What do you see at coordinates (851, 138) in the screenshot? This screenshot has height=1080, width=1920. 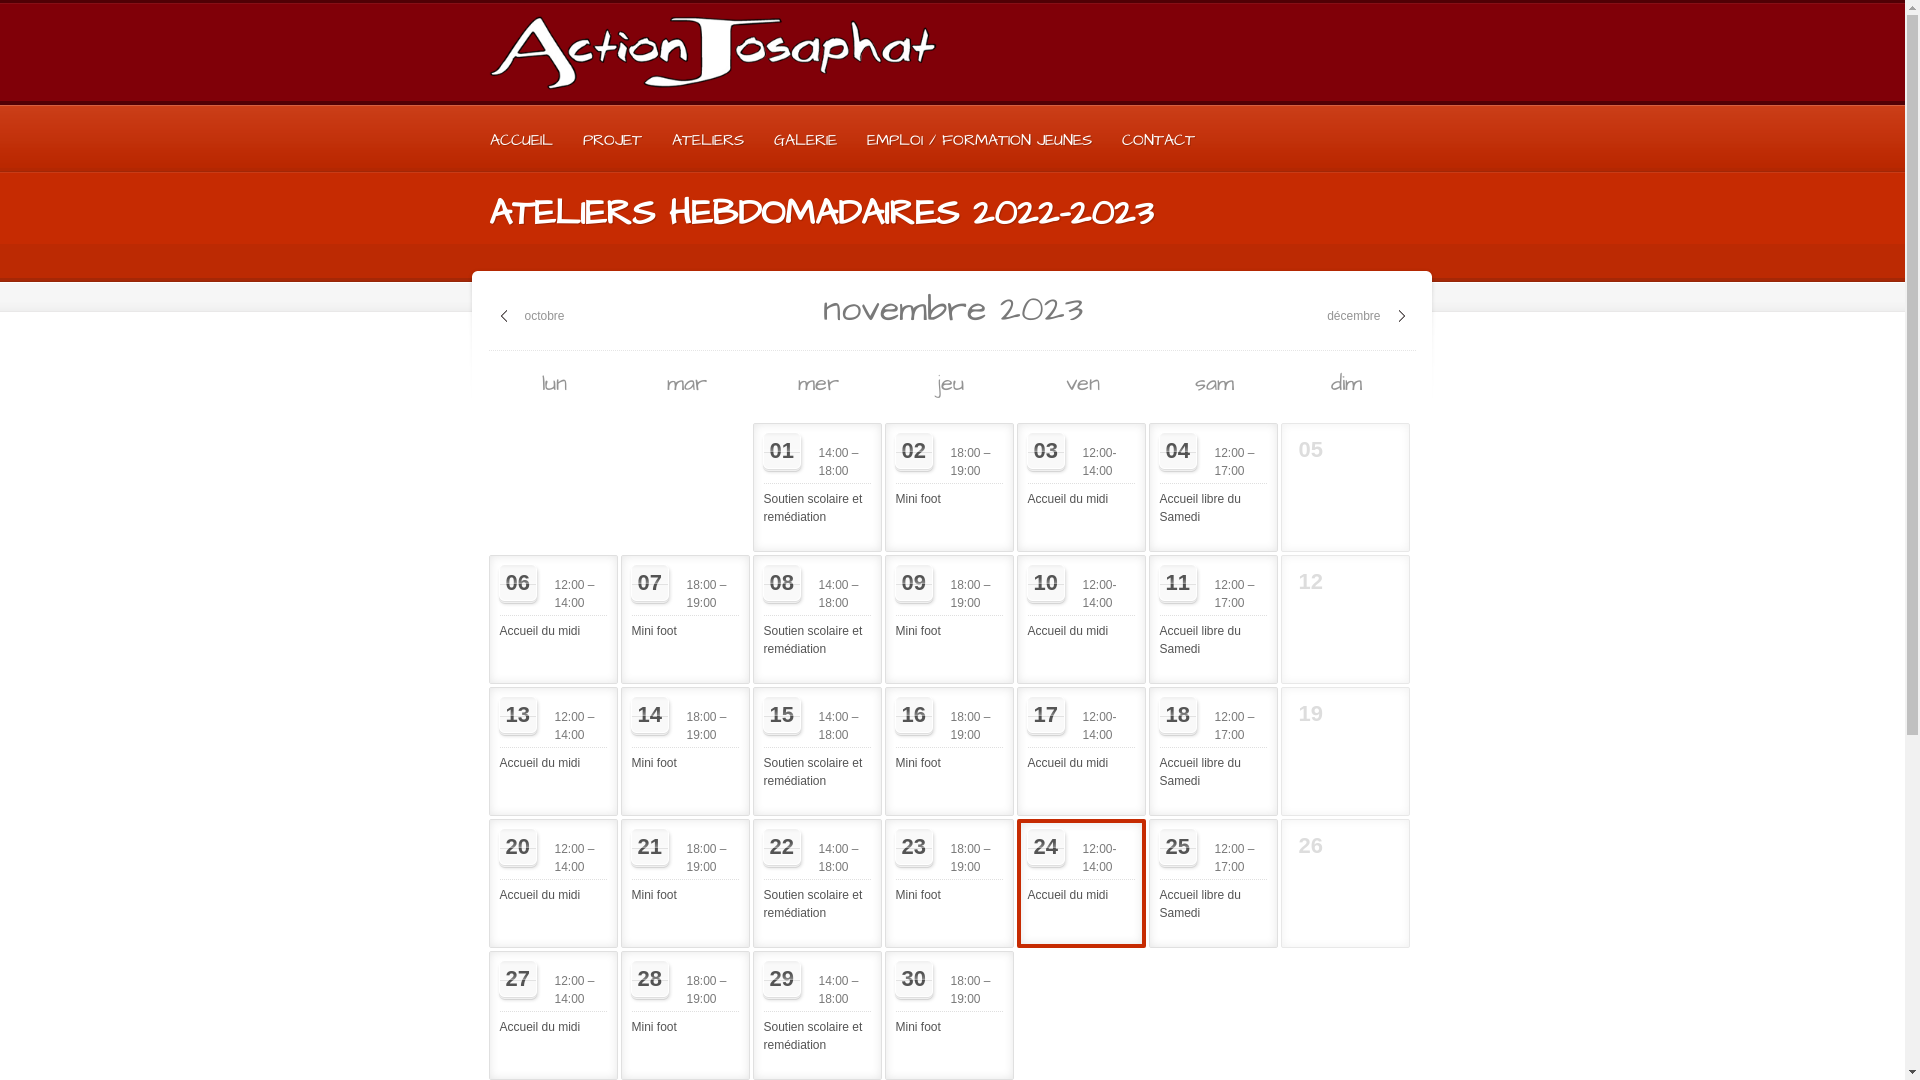 I see `'EMPLOI / FORMATION JEUNES'` at bounding box center [851, 138].